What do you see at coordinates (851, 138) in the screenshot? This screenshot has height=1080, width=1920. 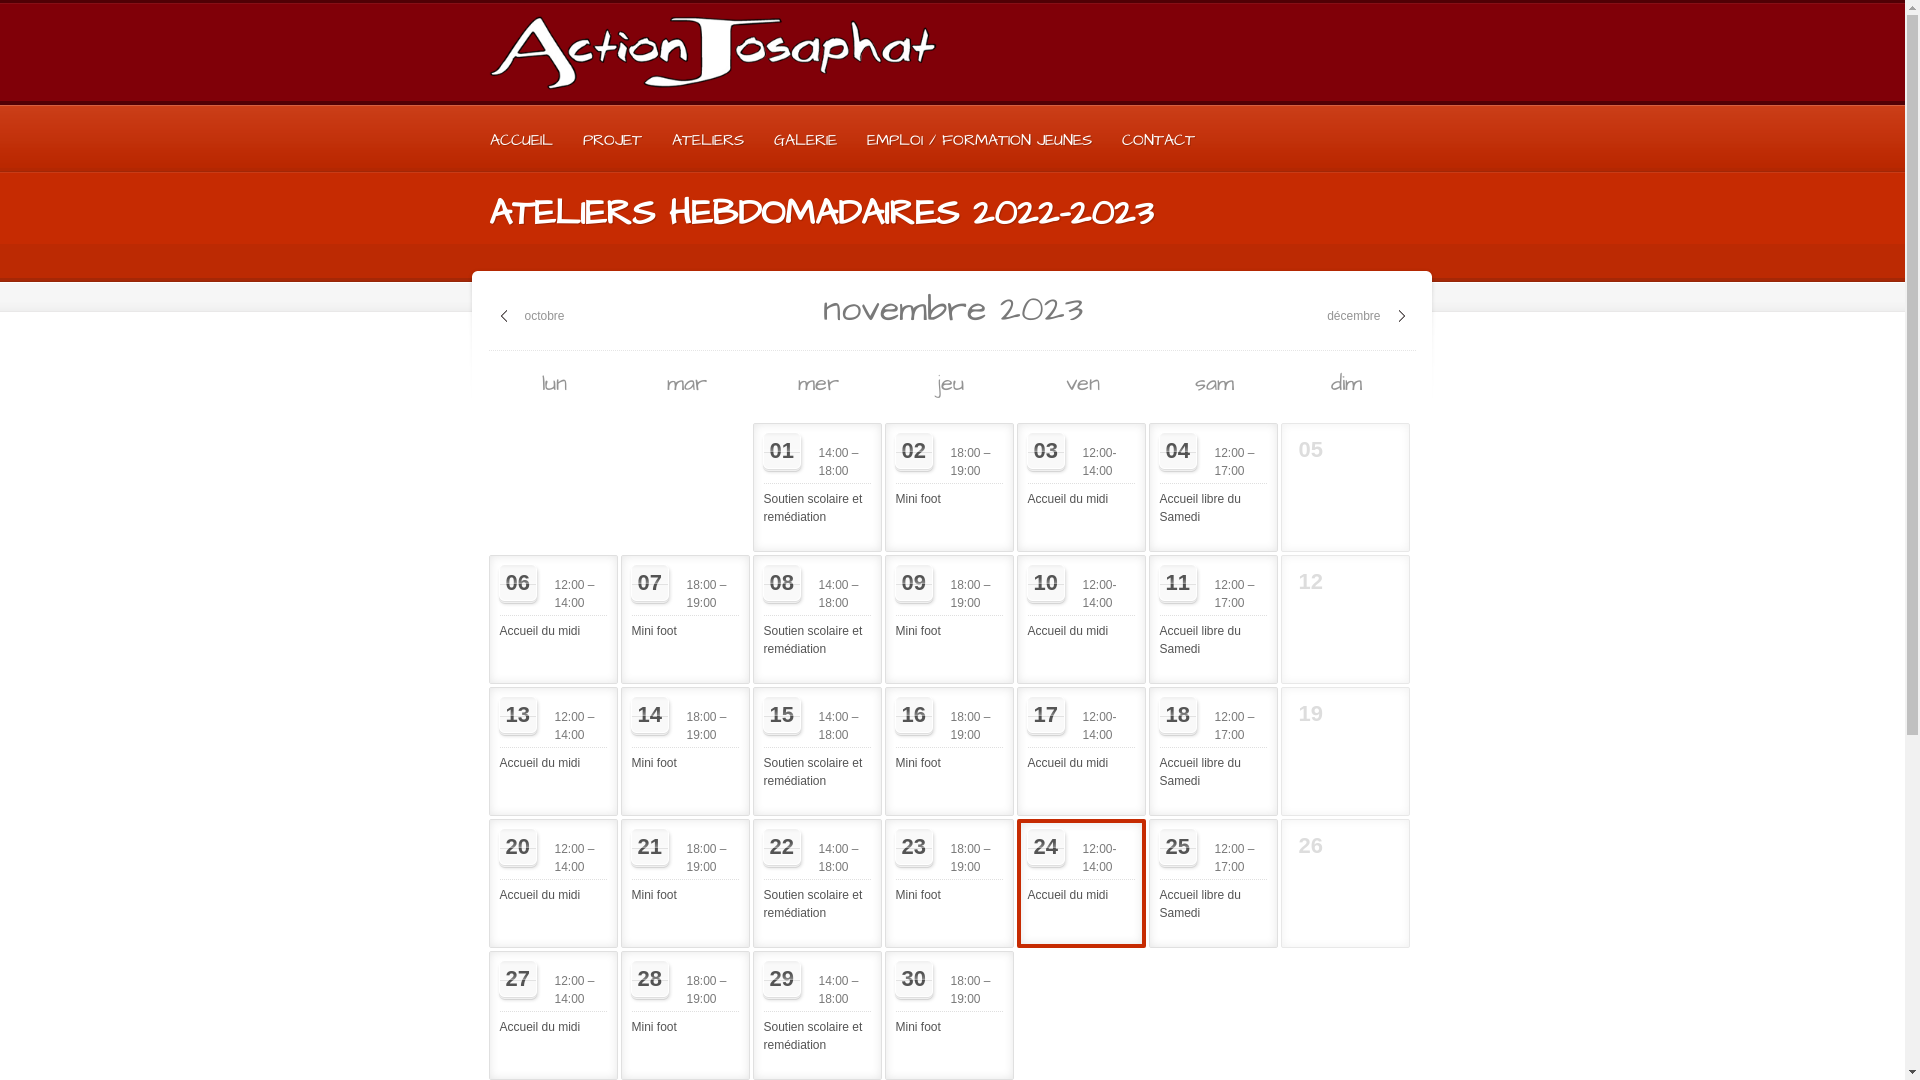 I see `'EMPLOI / FORMATION JEUNES'` at bounding box center [851, 138].